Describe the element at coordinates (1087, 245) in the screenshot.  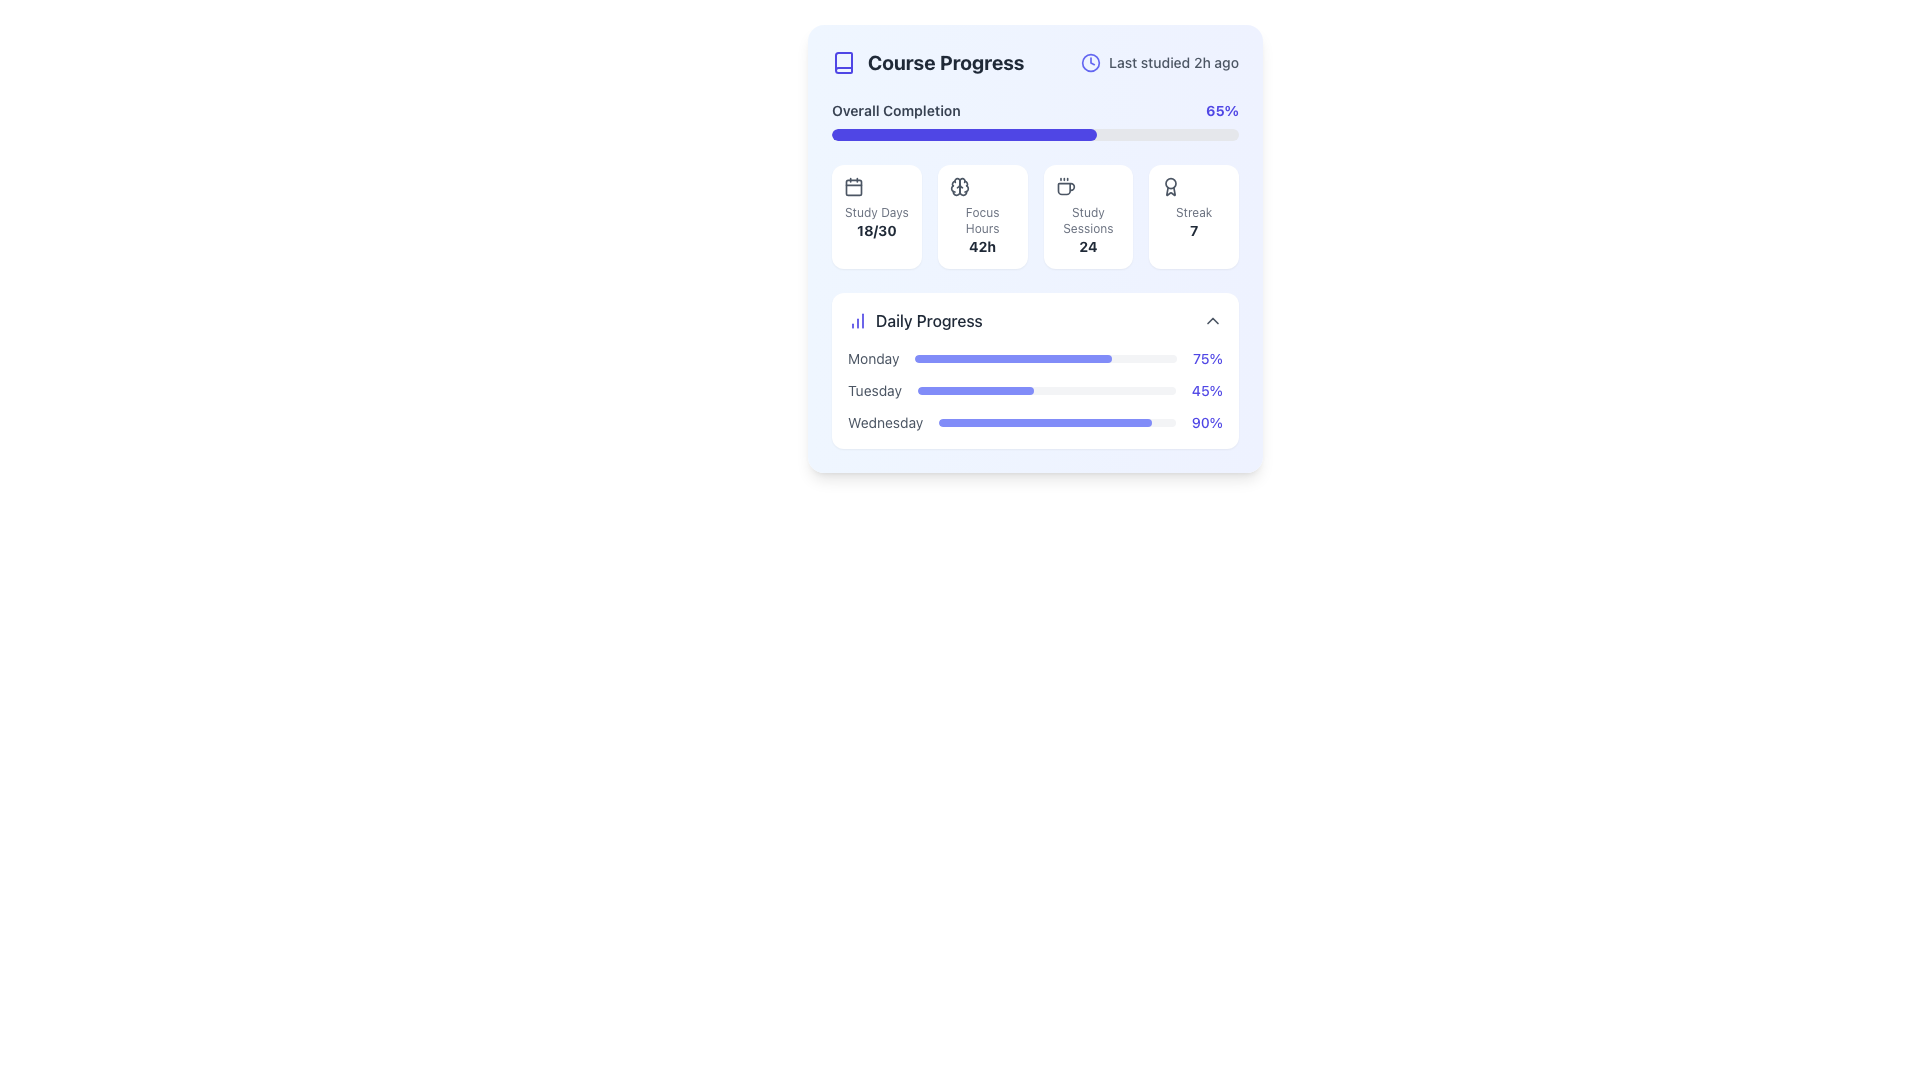
I see `the text displaying the numeric value '24' in bold font located below the label 'Study Sessions' within a white card` at that location.